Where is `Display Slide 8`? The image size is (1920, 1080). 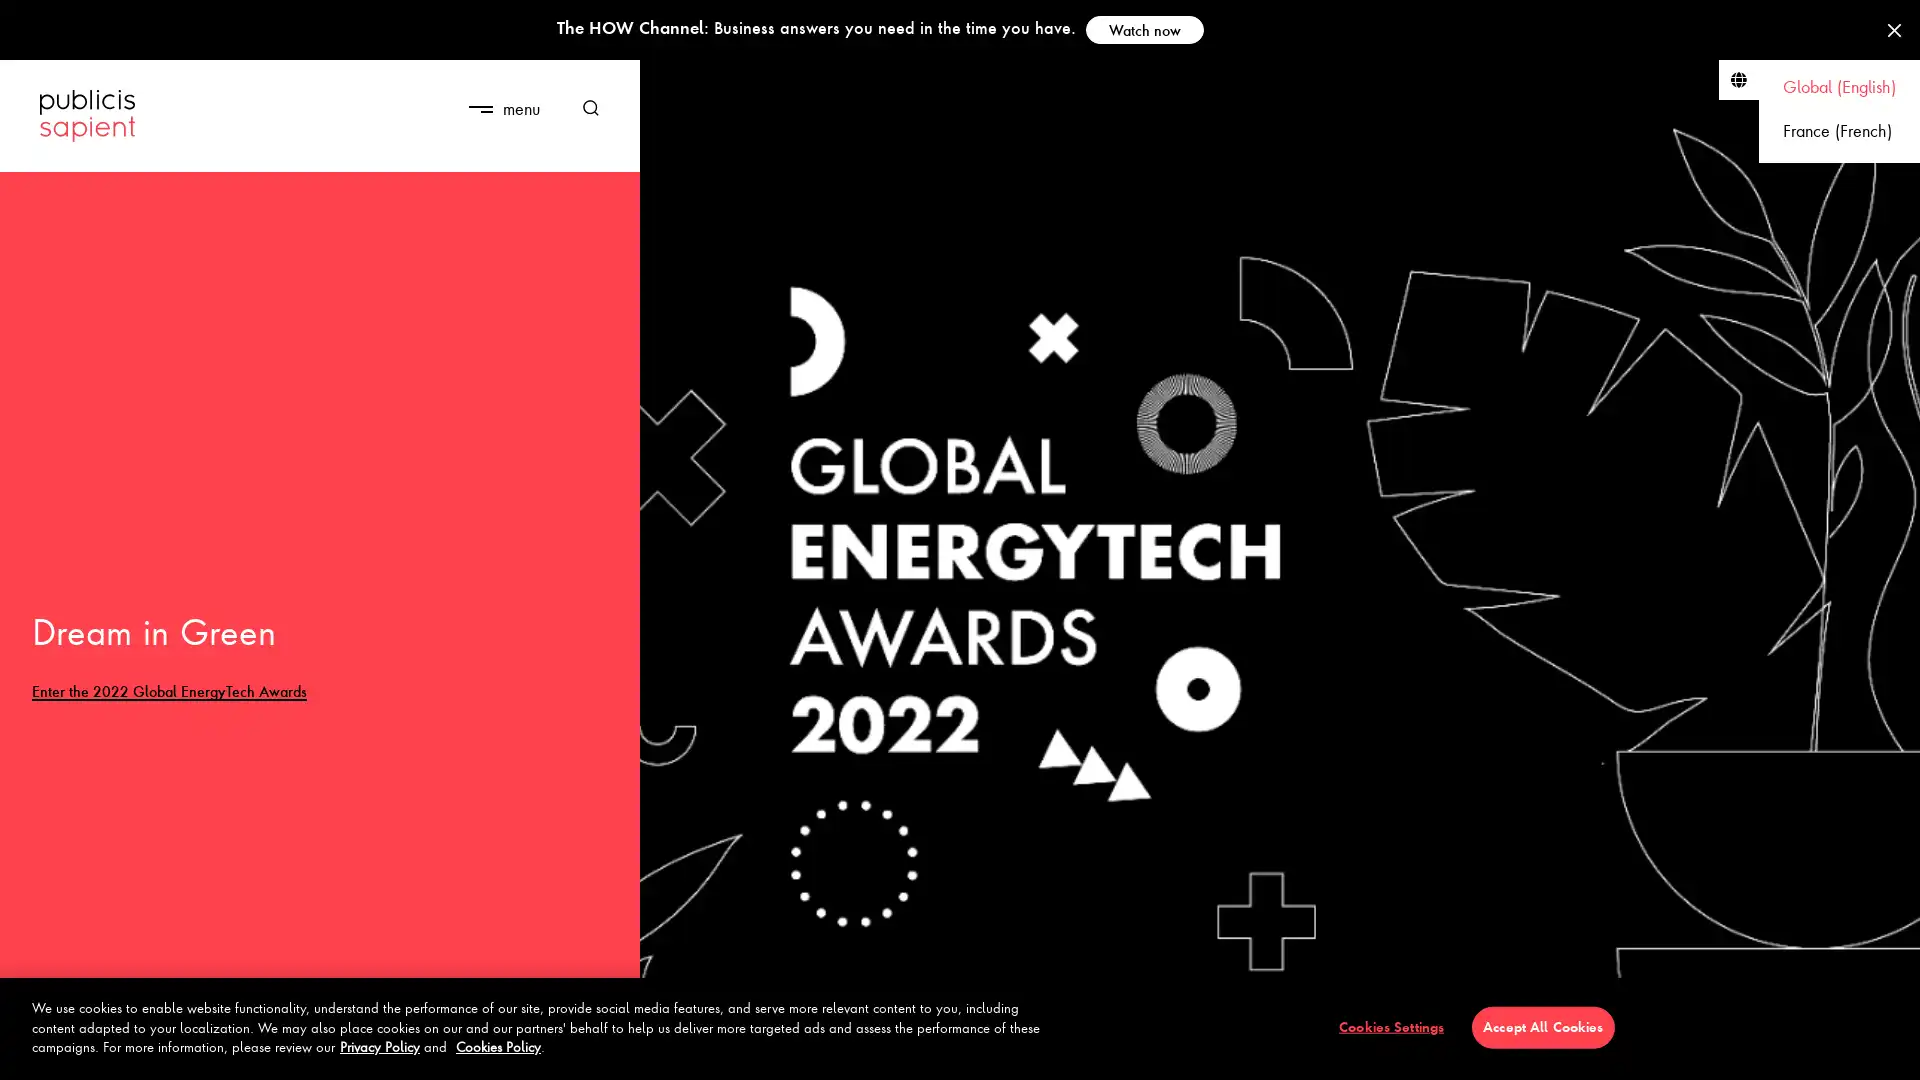 Display Slide 8 is located at coordinates (261, 1052).